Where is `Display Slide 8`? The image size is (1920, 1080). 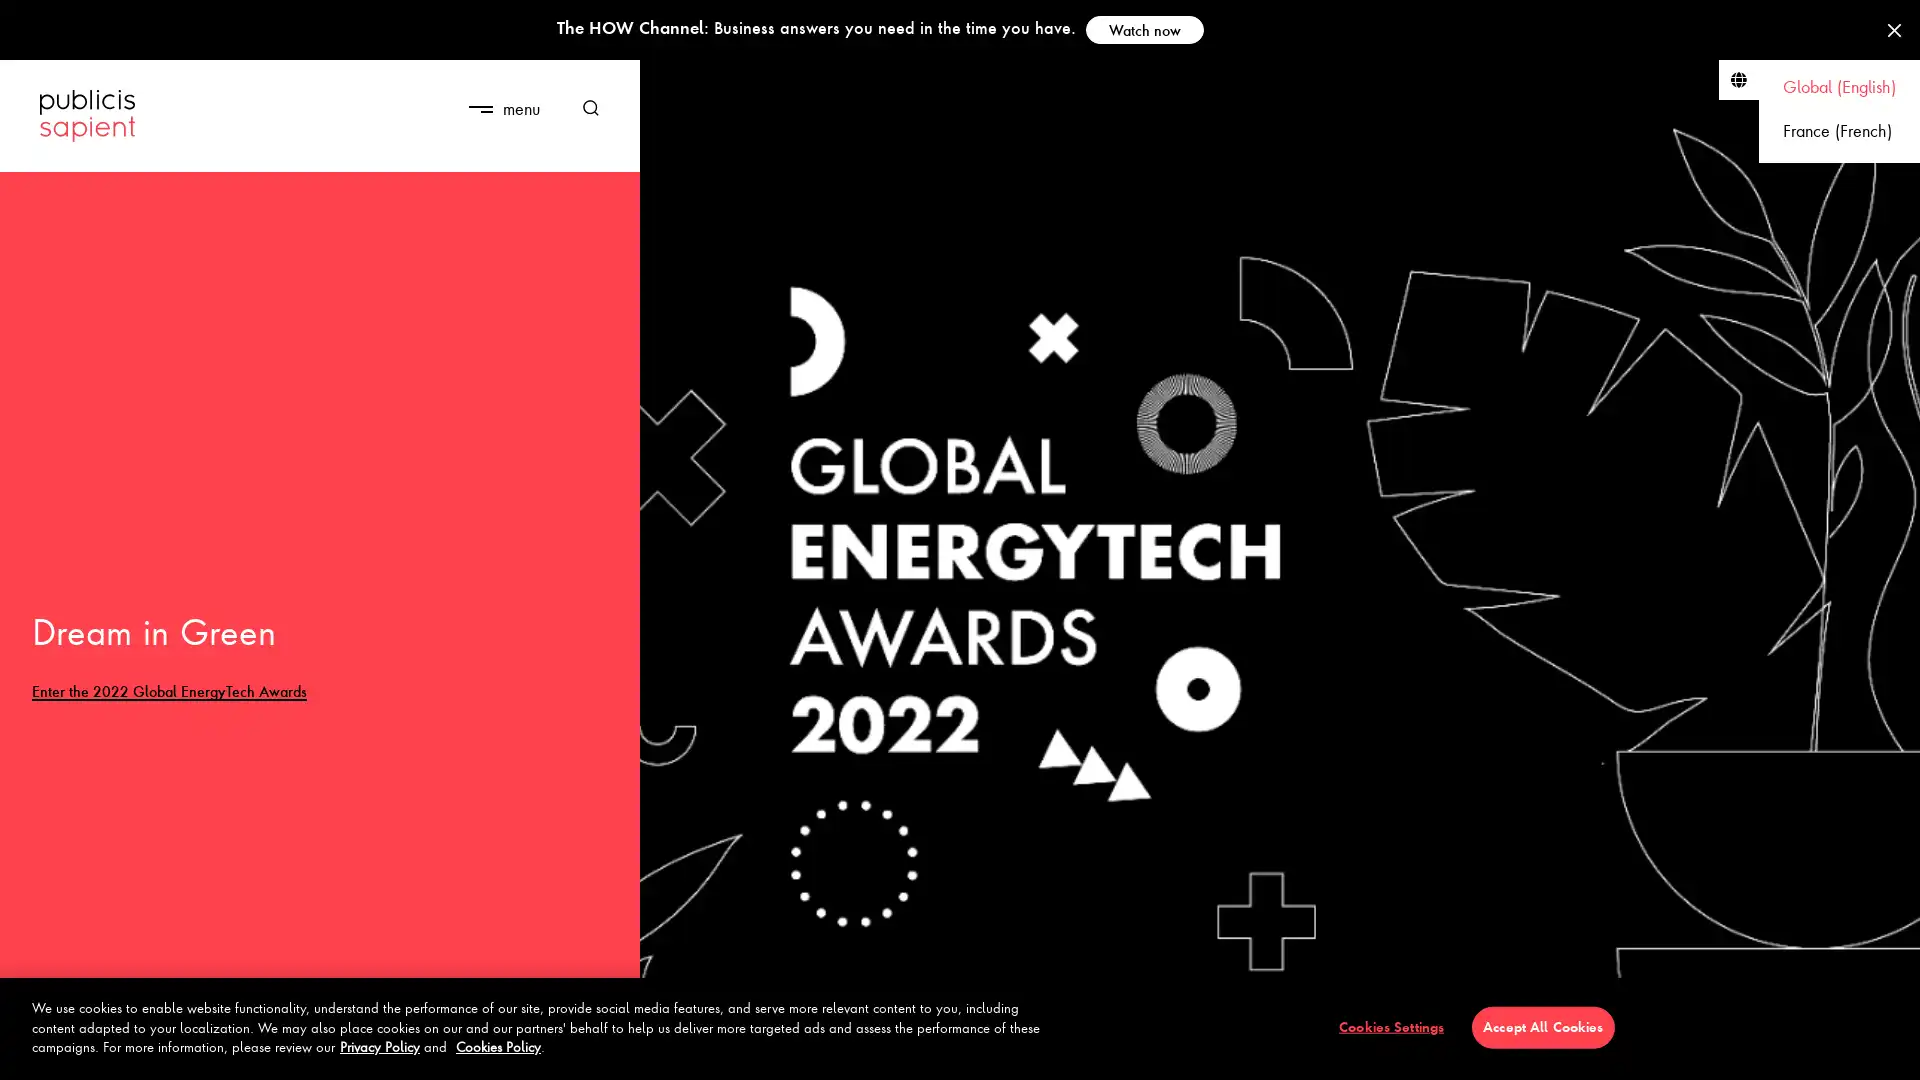 Display Slide 8 is located at coordinates (261, 1052).